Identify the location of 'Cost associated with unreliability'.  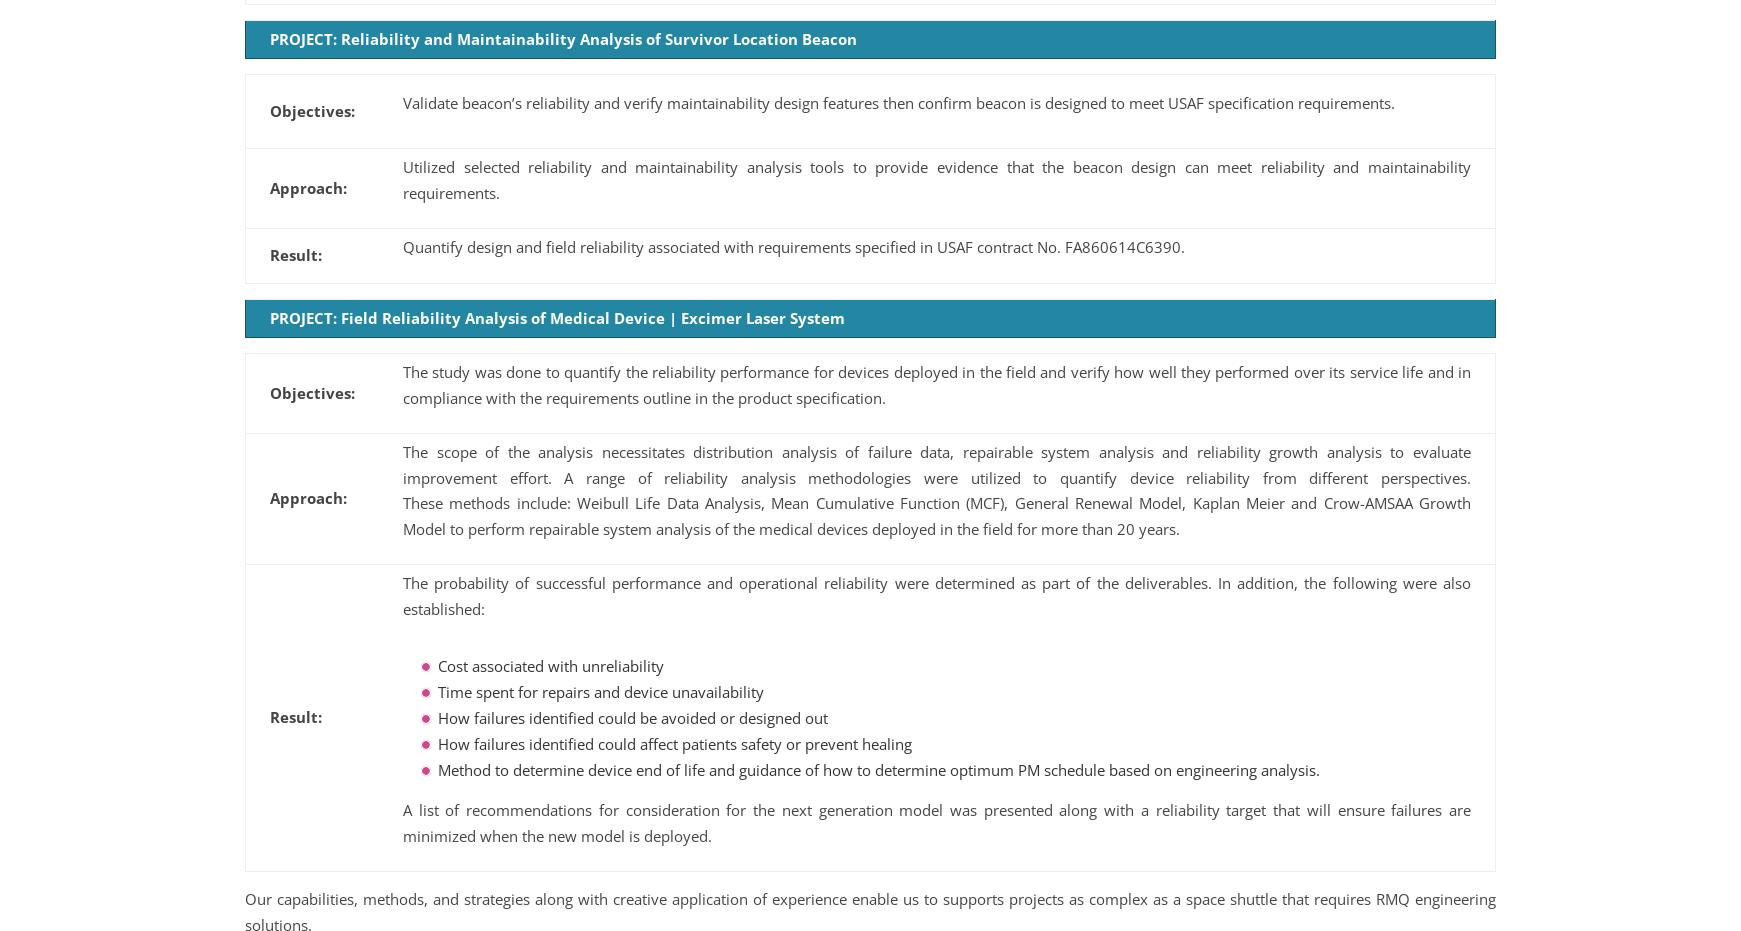
(551, 665).